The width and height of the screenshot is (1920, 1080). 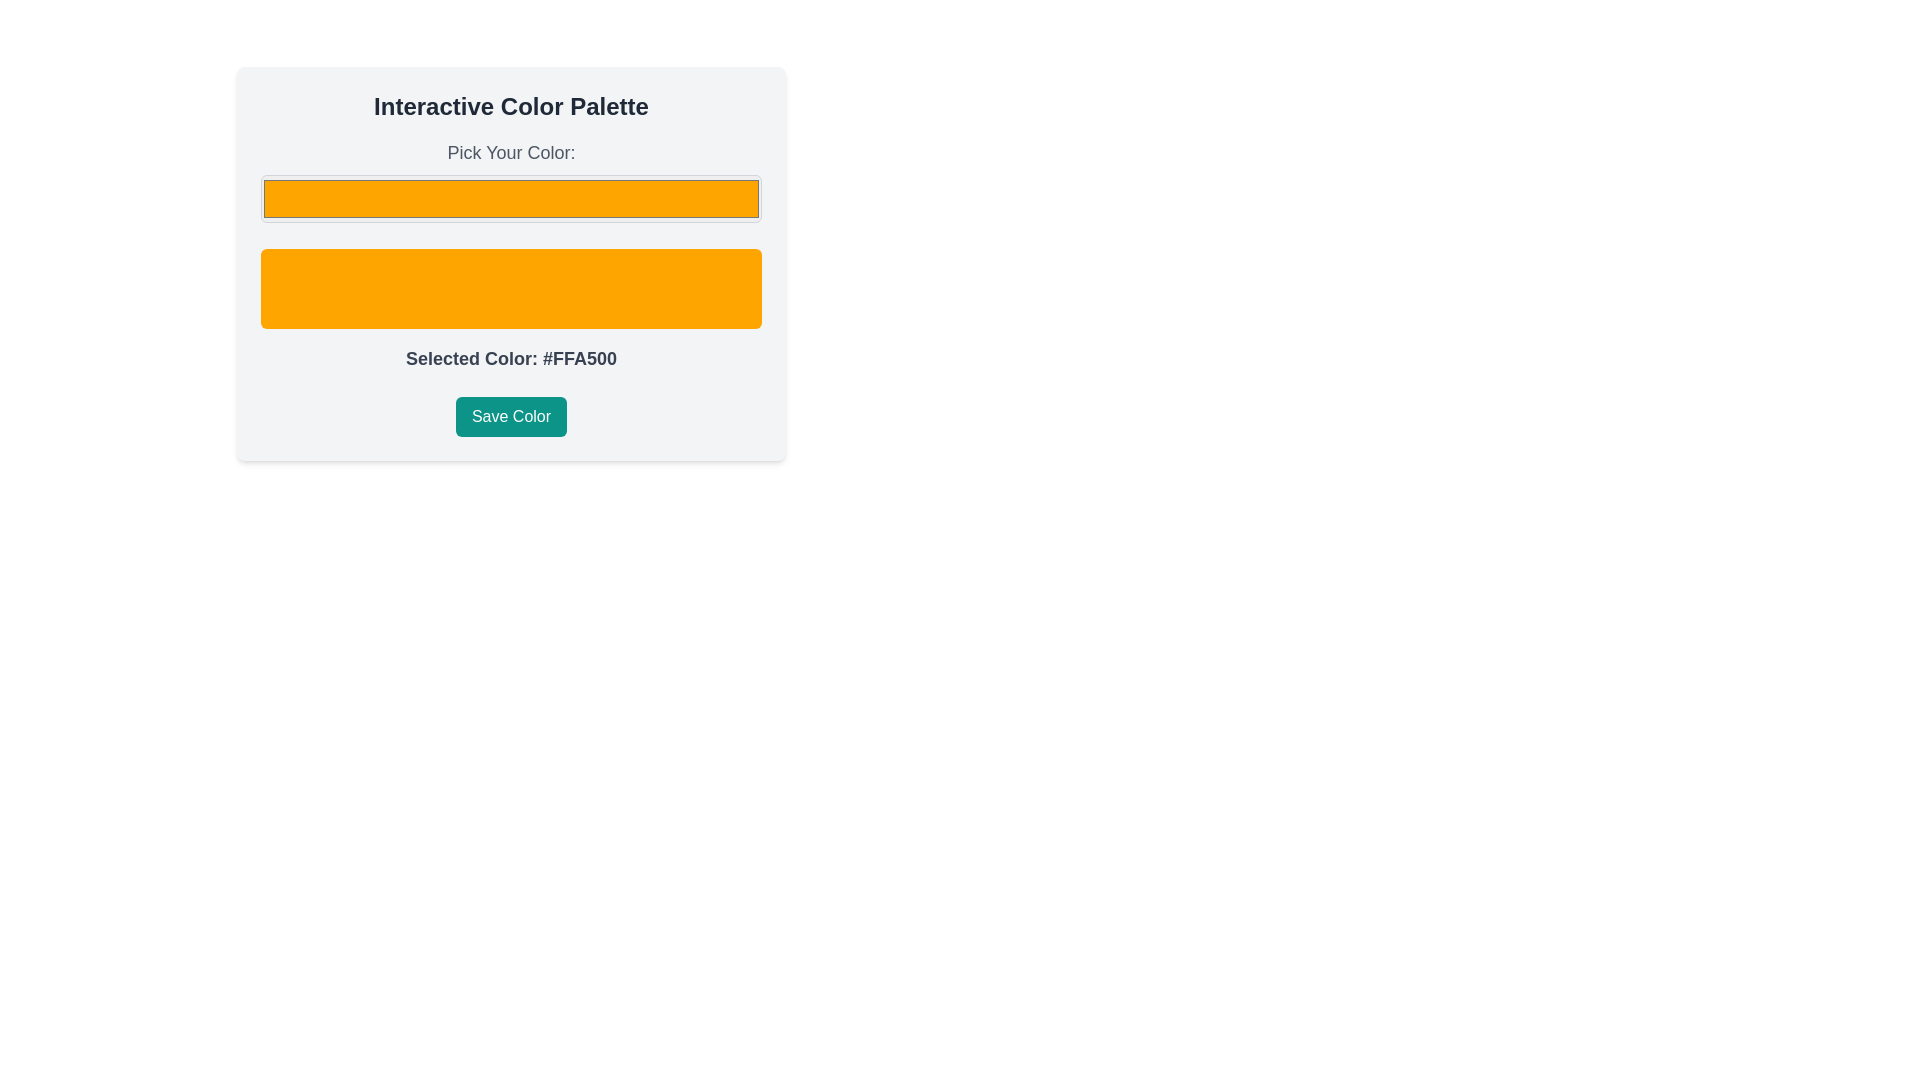 What do you see at coordinates (511, 357) in the screenshot?
I see `the text label displaying 'Selected Color: #FFA500', which shows the currently selected color in a large, bold font below the orange color preview box` at bounding box center [511, 357].